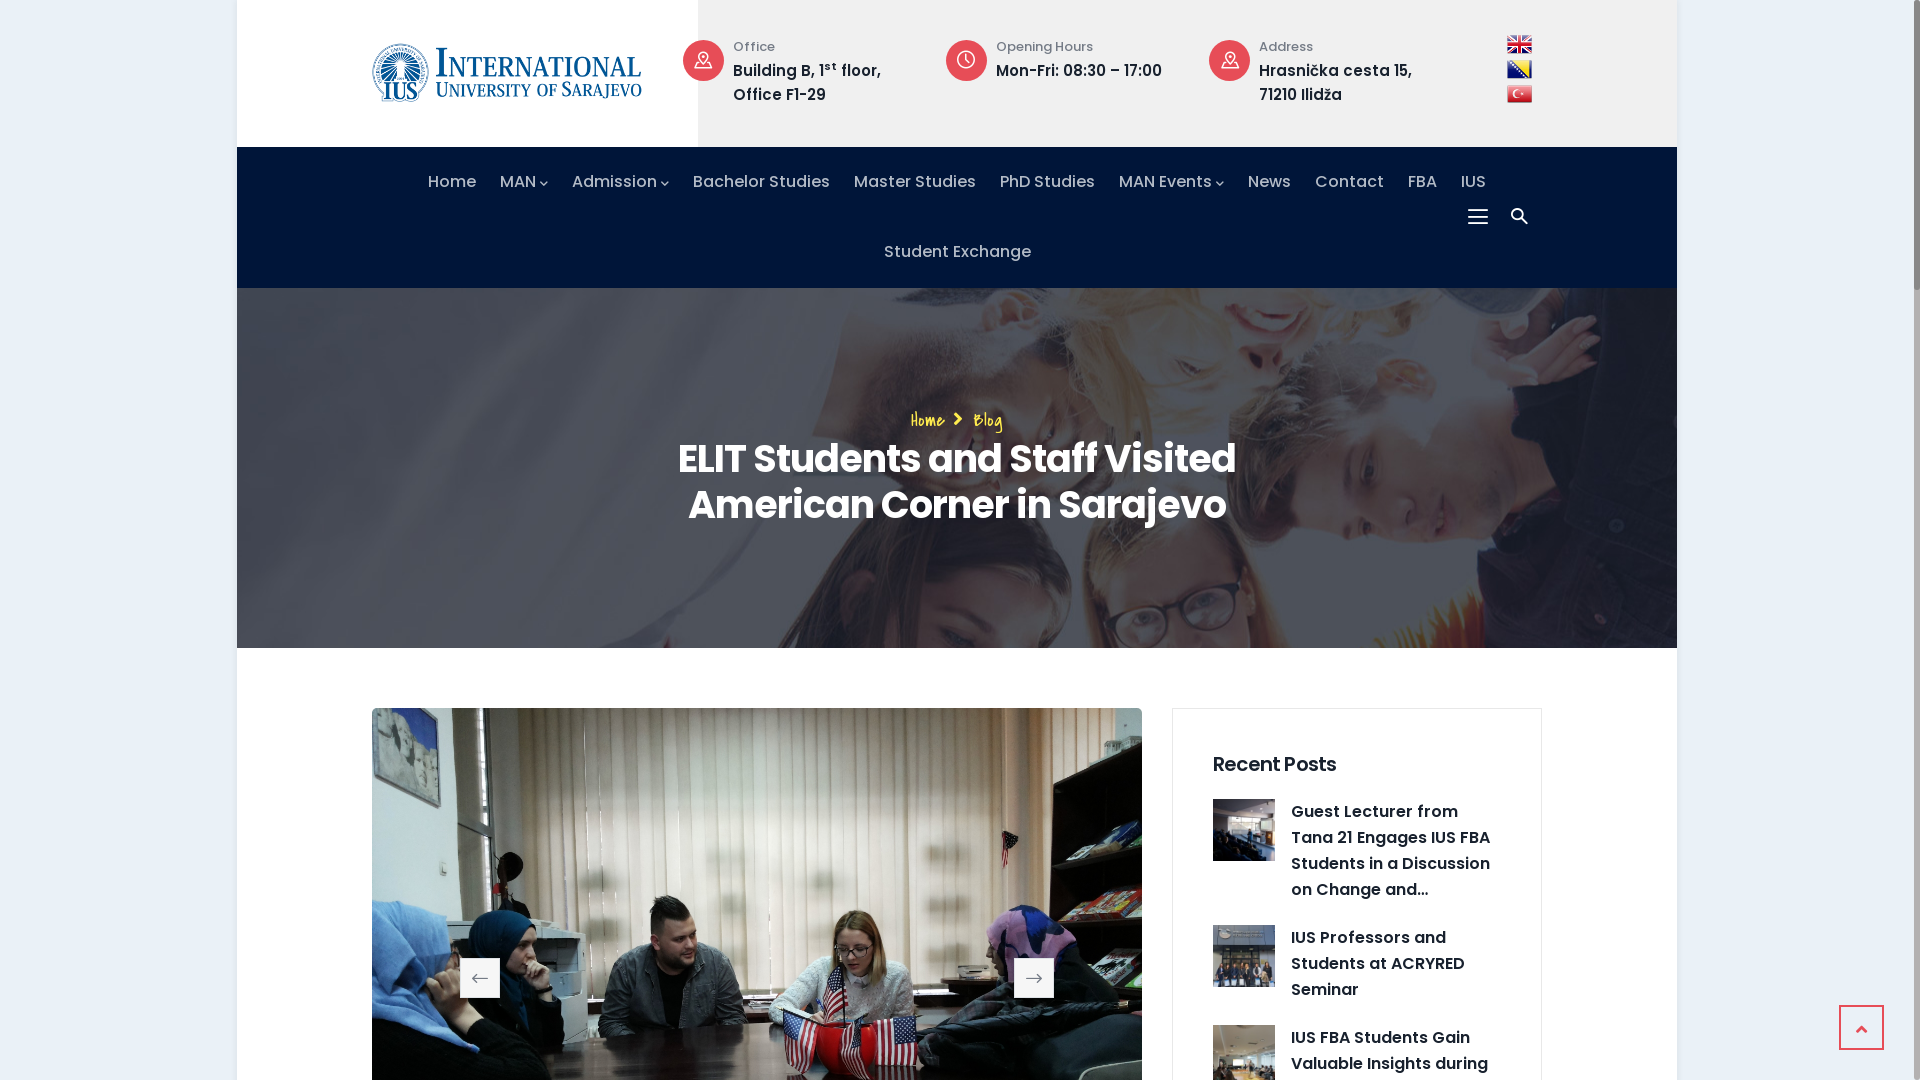  Describe the element at coordinates (956, 250) in the screenshot. I see `'Student Exchange'` at that location.